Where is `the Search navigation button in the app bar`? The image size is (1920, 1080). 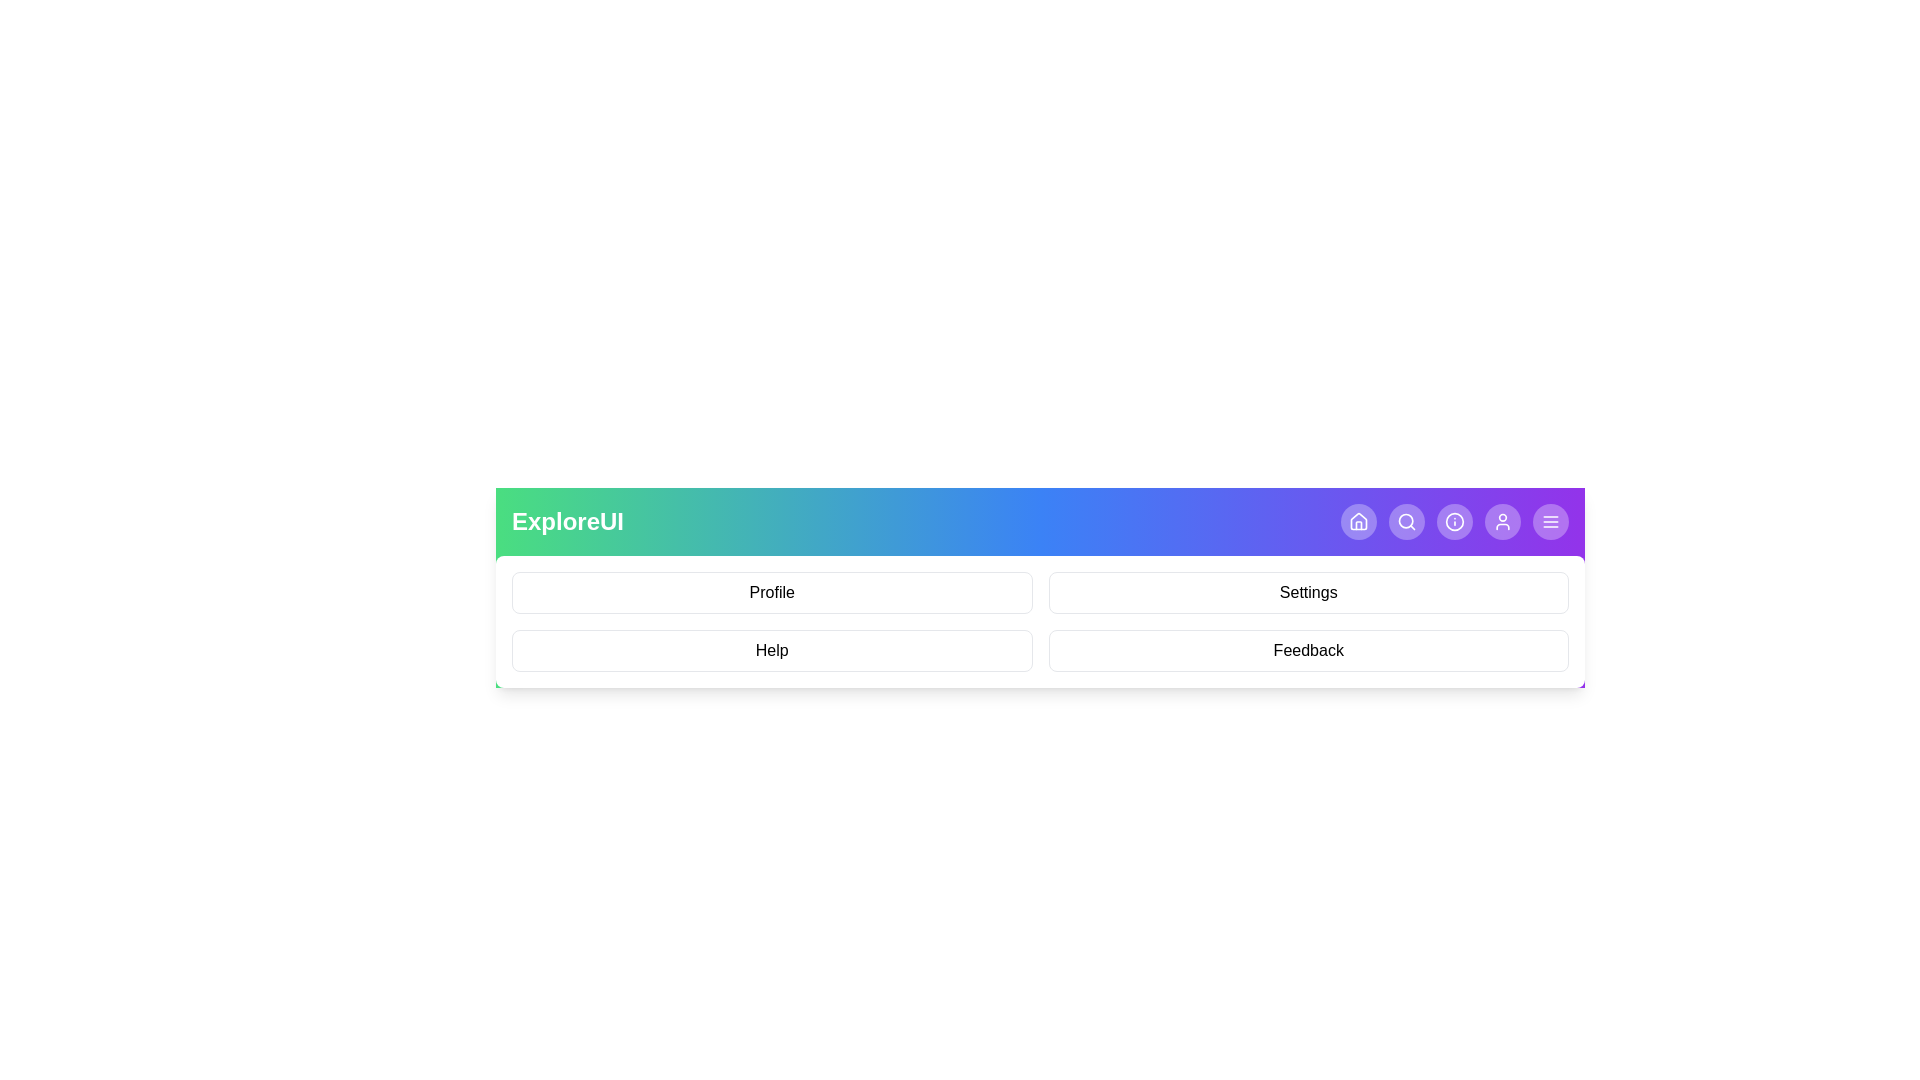 the Search navigation button in the app bar is located at coordinates (1405, 520).